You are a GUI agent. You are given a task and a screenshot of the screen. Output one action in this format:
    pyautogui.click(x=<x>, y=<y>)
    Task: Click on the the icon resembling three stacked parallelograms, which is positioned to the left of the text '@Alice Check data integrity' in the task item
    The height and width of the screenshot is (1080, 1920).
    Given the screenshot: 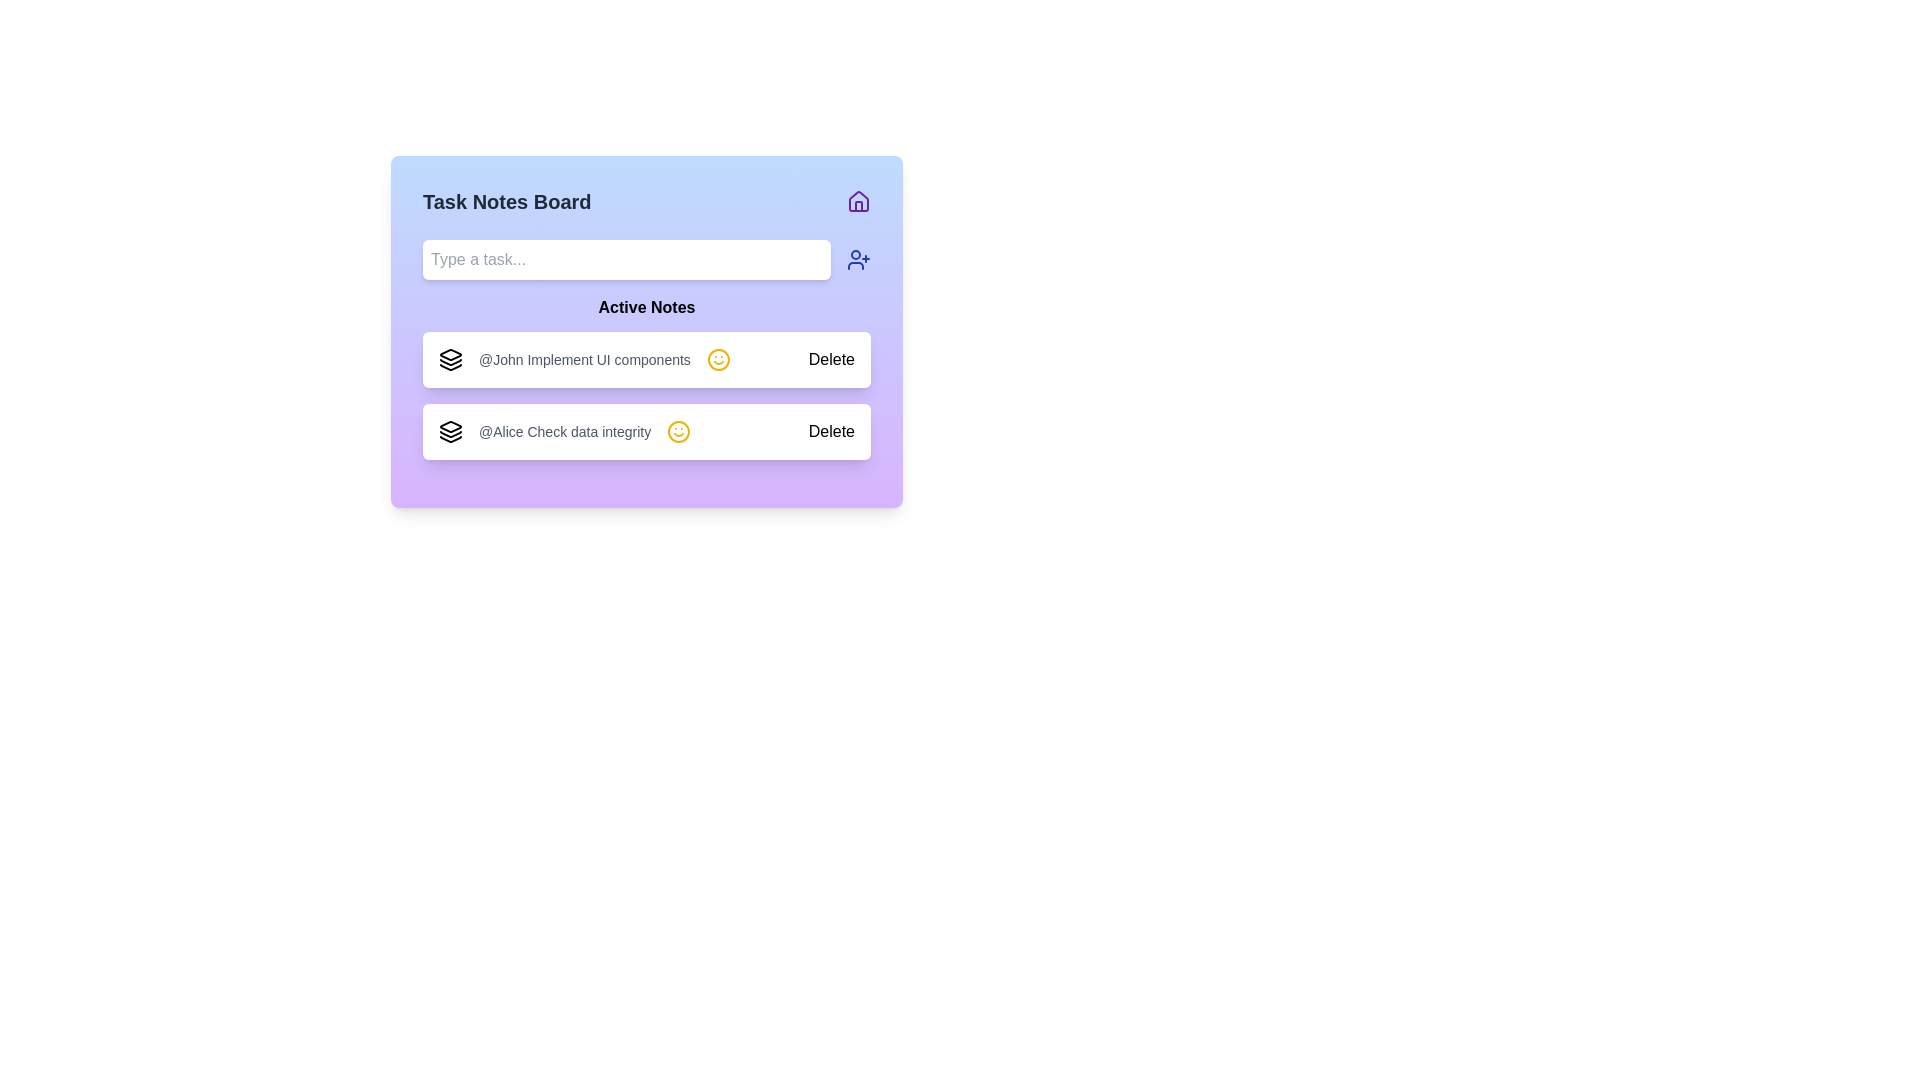 What is the action you would take?
    pyautogui.click(x=450, y=431)
    